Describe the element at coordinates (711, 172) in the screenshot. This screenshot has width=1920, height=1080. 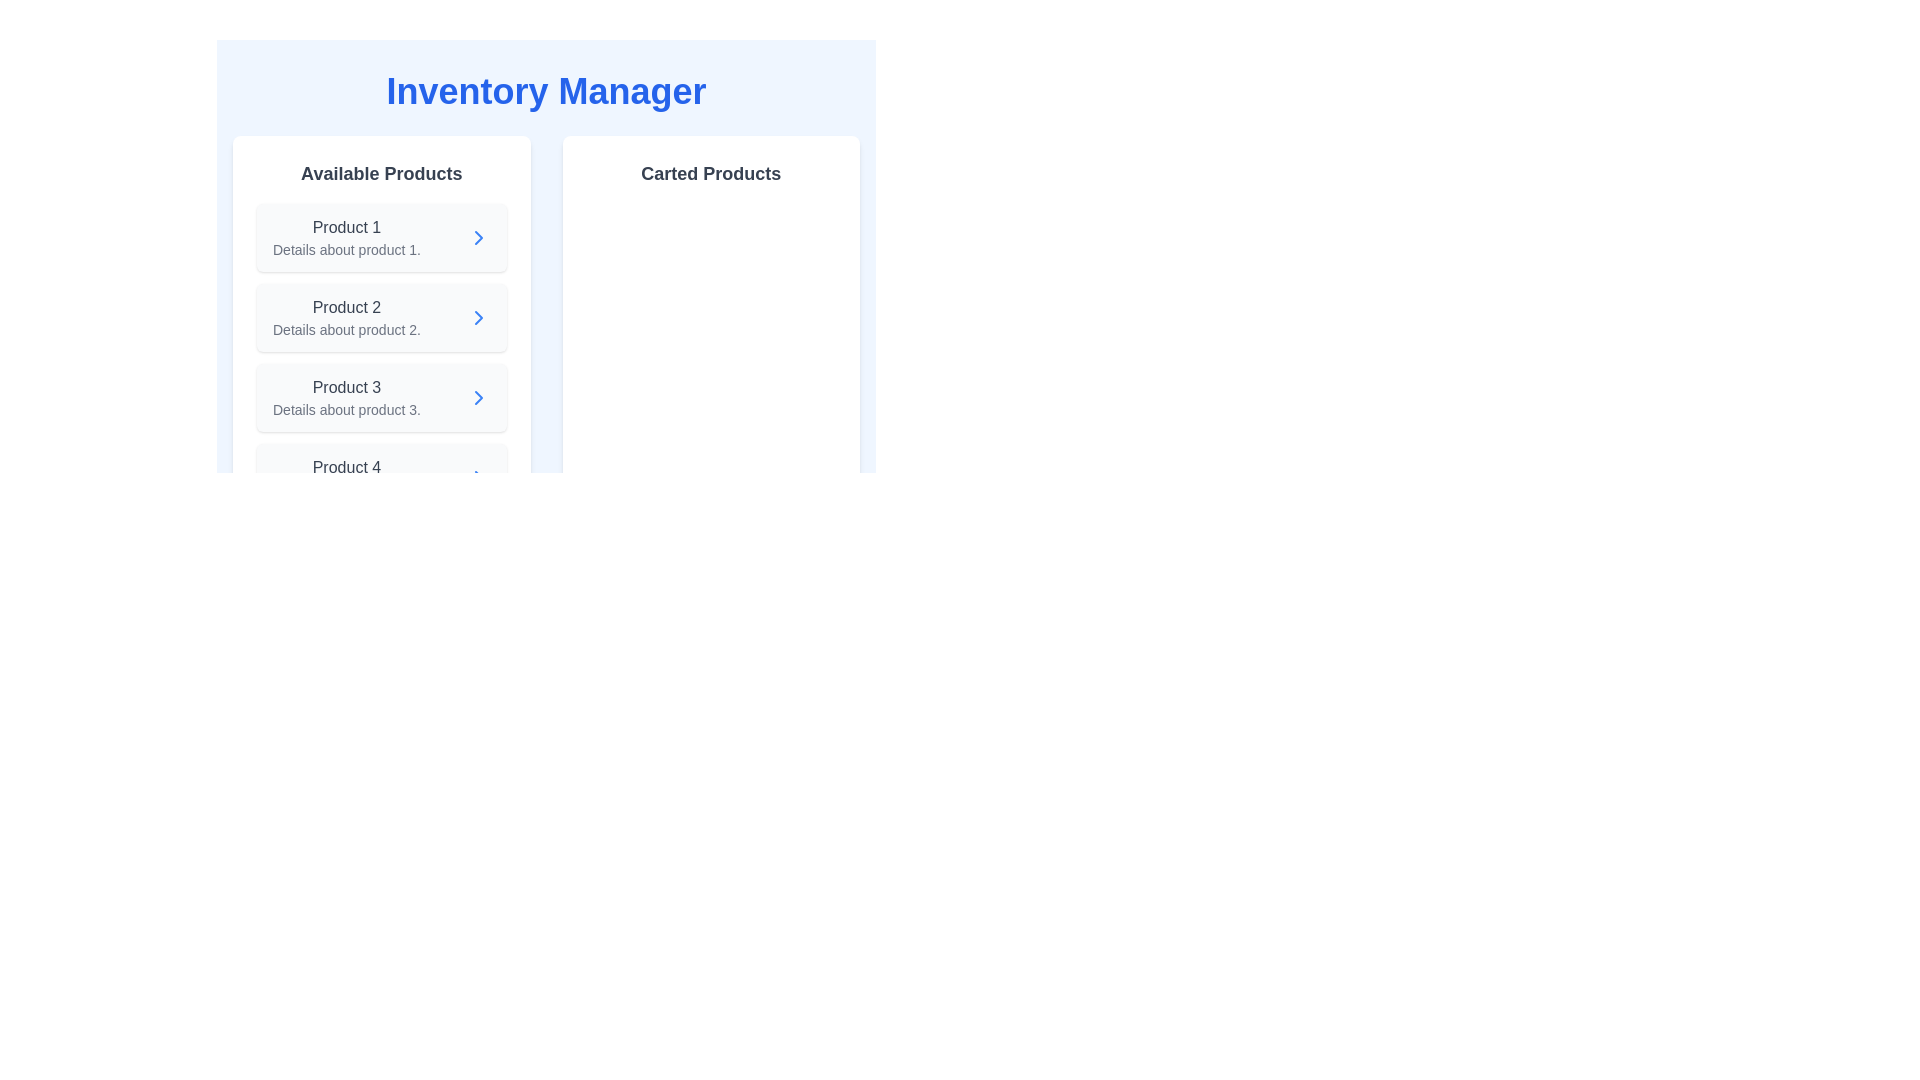
I see `the text label 'Carted Products', which is styled as a bold and large header in dark gray, located within the right-side panel of the interface under 'Inventory Manager'` at that location.